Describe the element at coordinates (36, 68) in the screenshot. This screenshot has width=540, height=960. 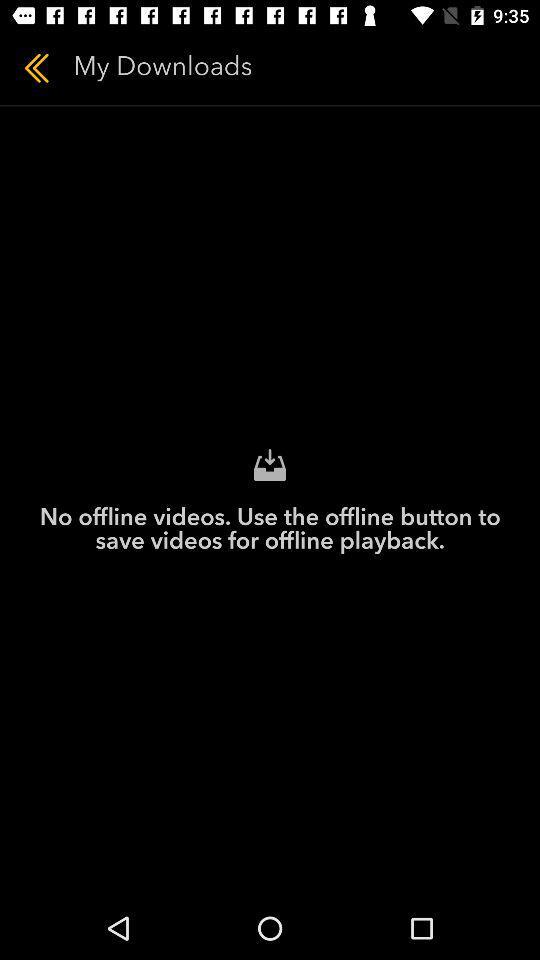
I see `item next to my downloads icon` at that location.